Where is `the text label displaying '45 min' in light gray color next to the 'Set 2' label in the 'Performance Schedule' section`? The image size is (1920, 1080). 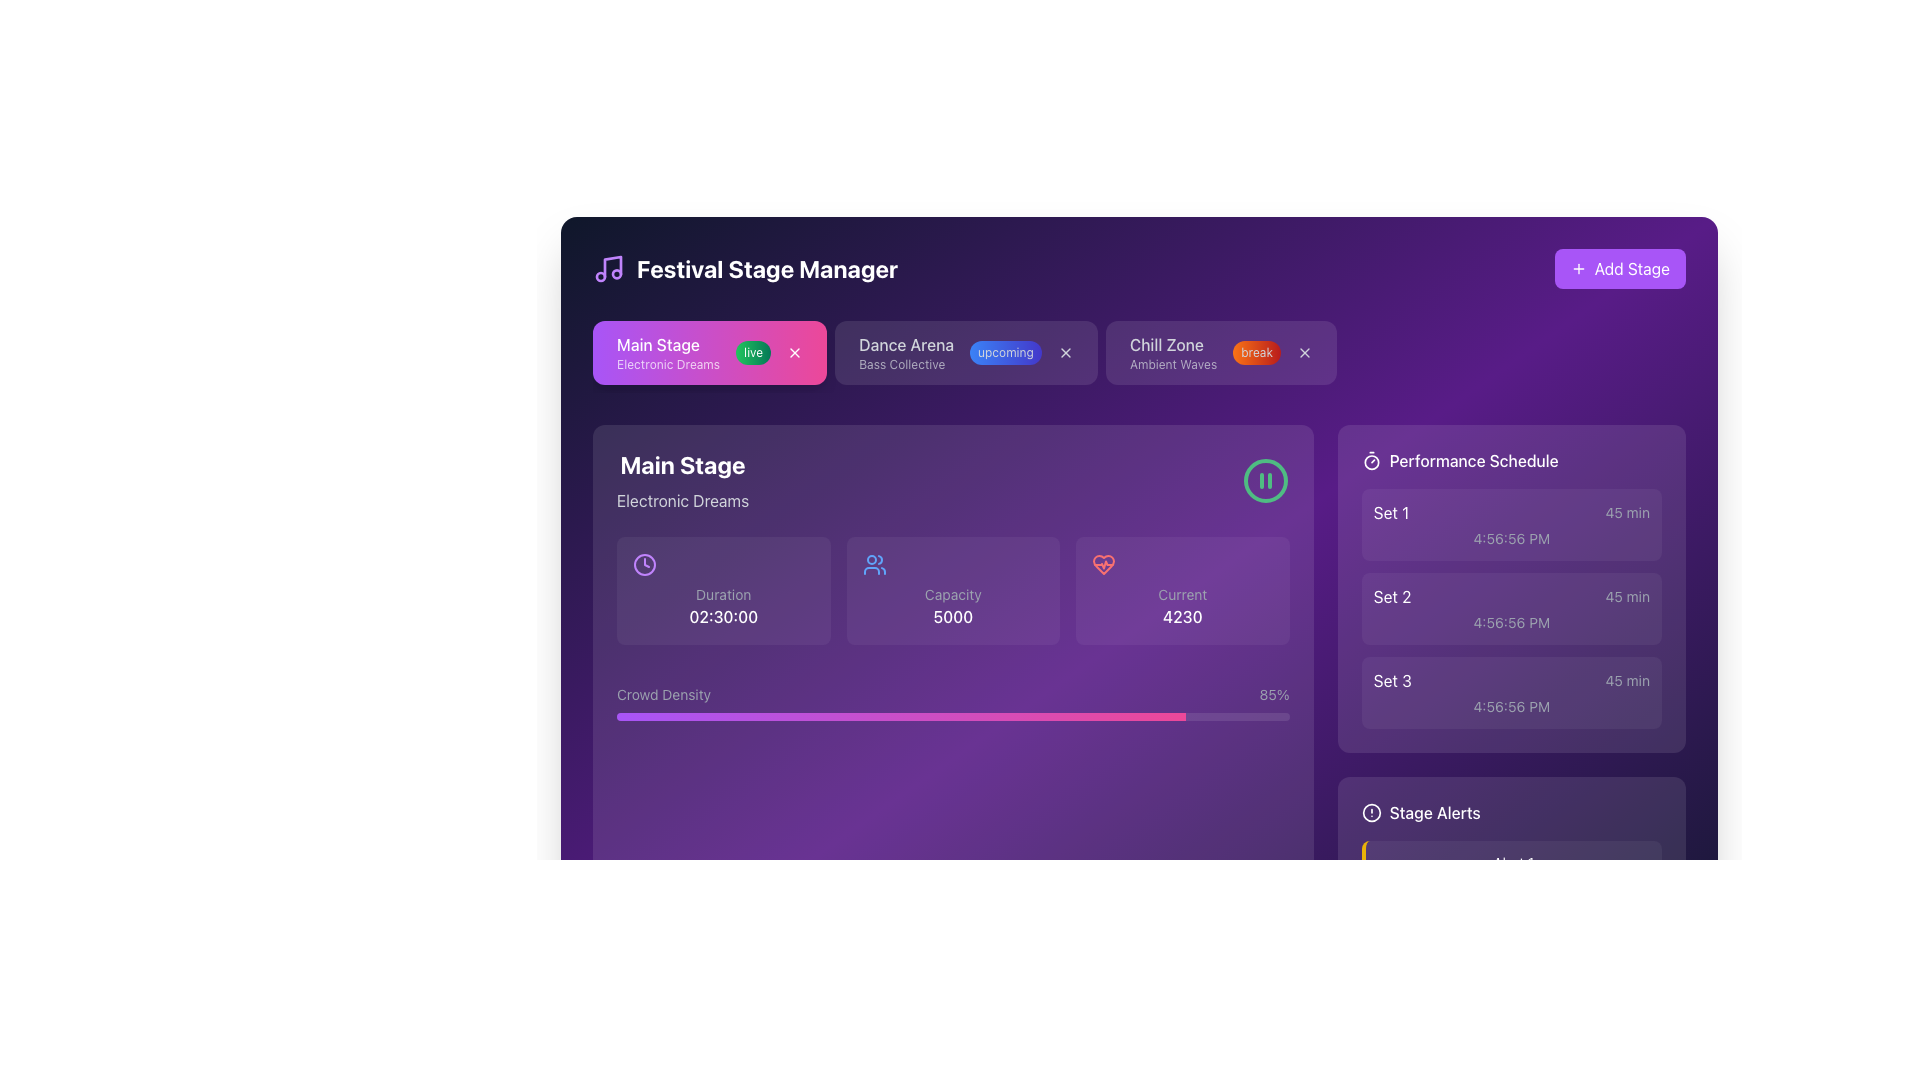
the text label displaying '45 min' in light gray color next to the 'Set 2' label in the 'Performance Schedule' section is located at coordinates (1627, 596).